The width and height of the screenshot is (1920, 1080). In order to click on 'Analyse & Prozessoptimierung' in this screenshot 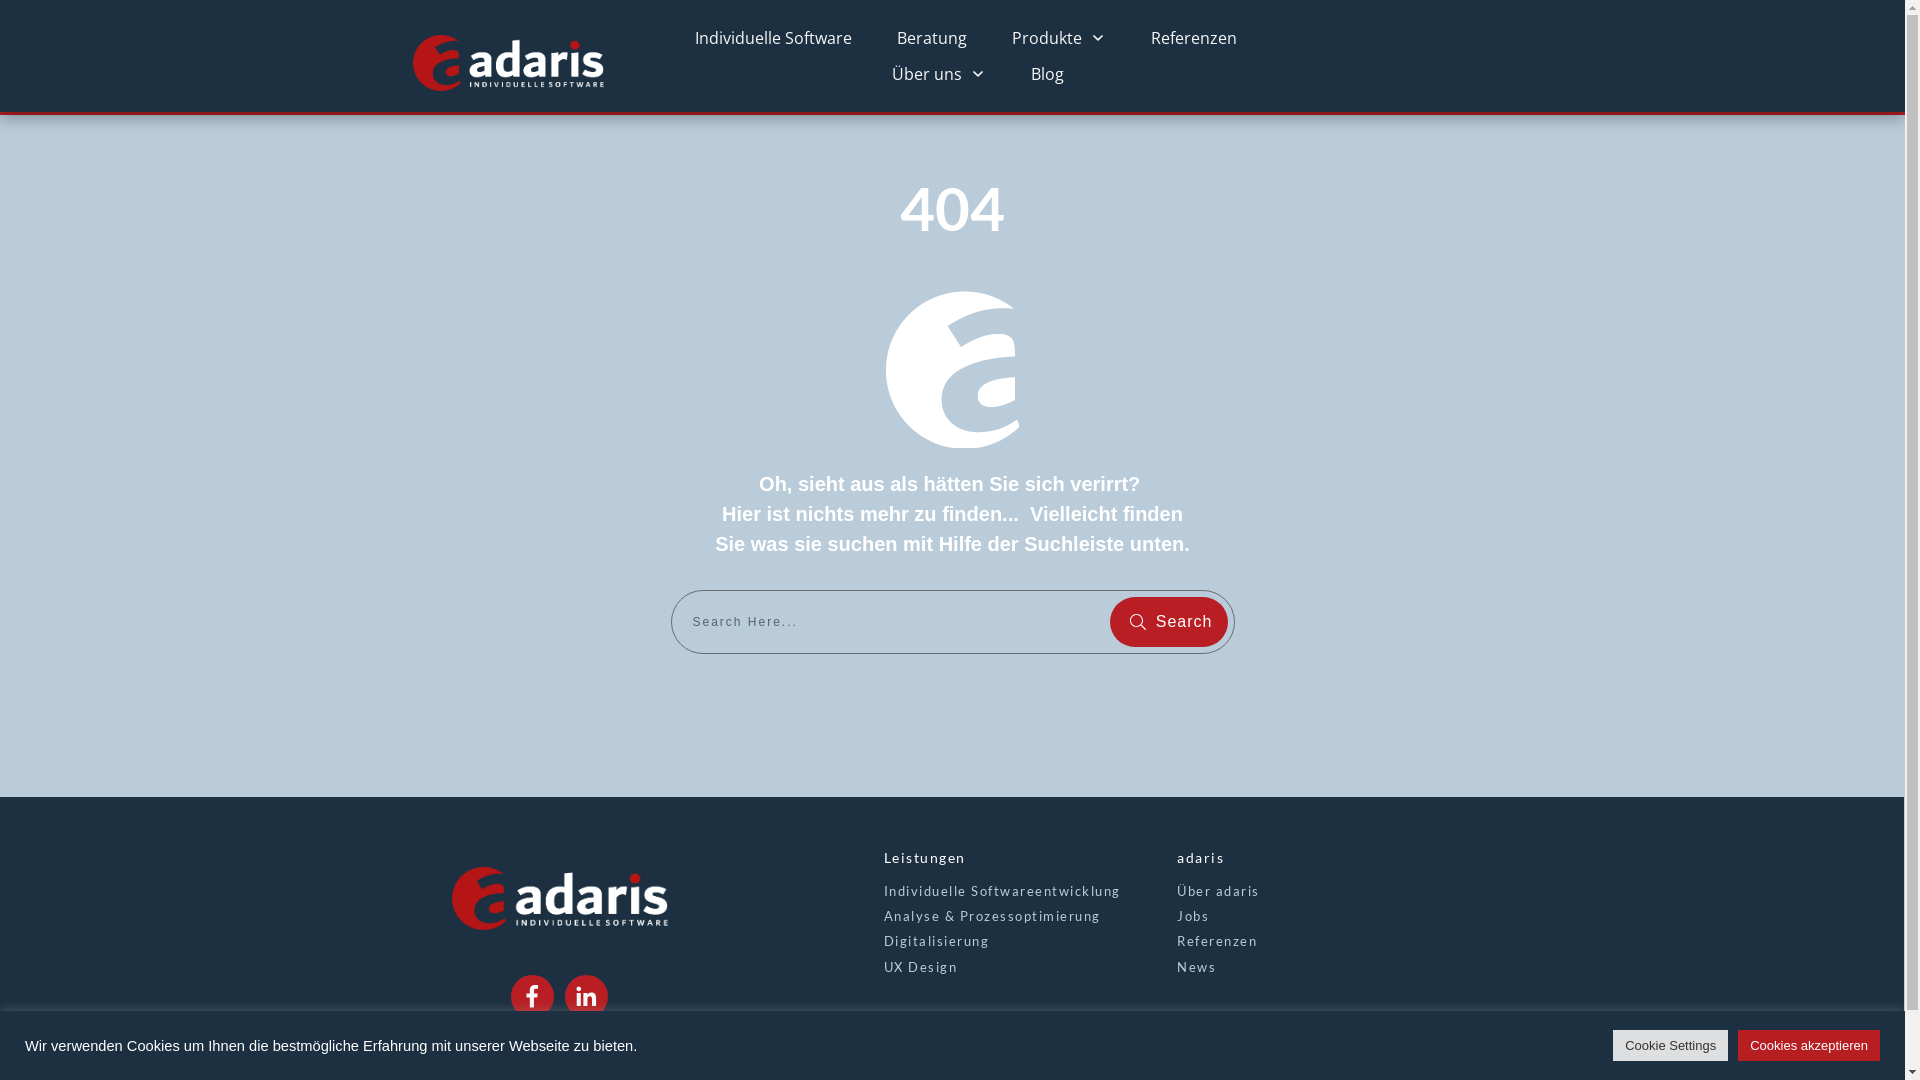, I will do `click(882, 915)`.